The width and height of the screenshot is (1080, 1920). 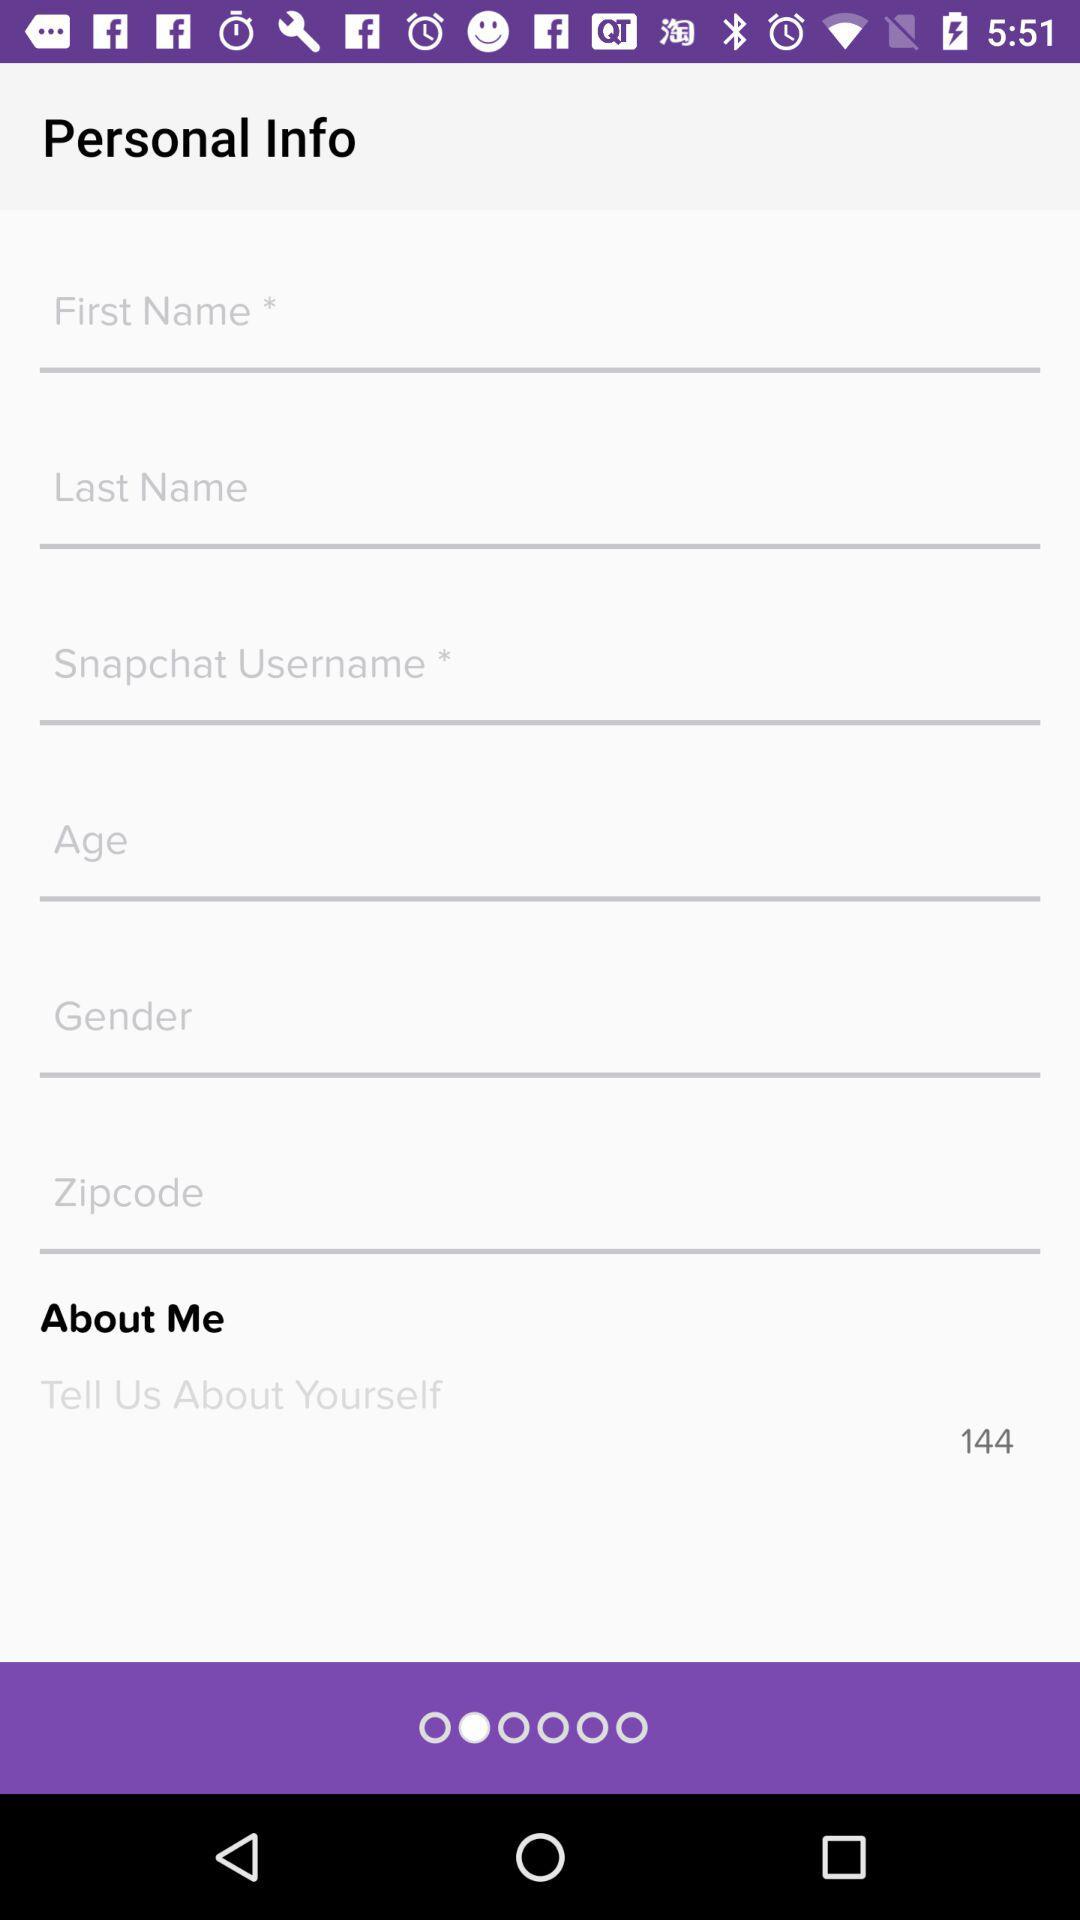 What do you see at coordinates (540, 653) in the screenshot?
I see `blank space` at bounding box center [540, 653].